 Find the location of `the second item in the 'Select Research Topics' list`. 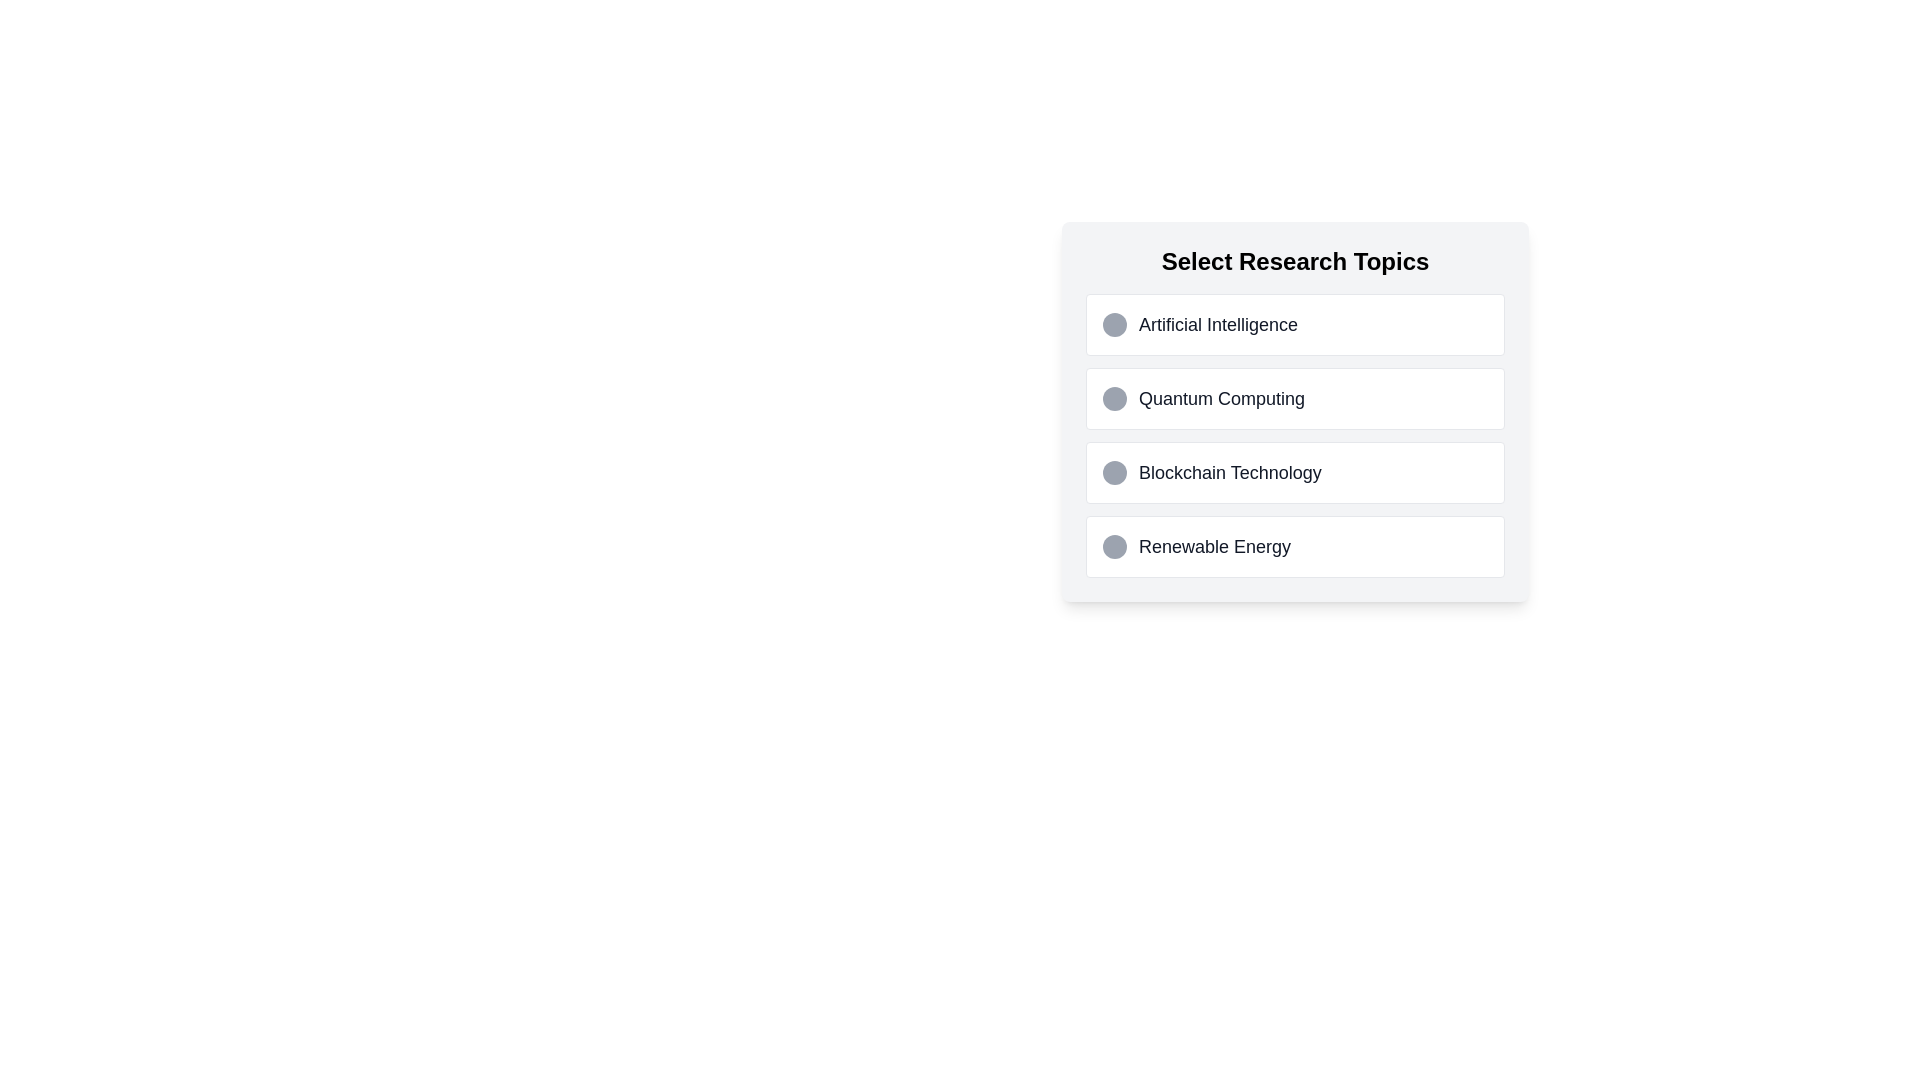

the second item in the 'Select Research Topics' list is located at coordinates (1295, 434).